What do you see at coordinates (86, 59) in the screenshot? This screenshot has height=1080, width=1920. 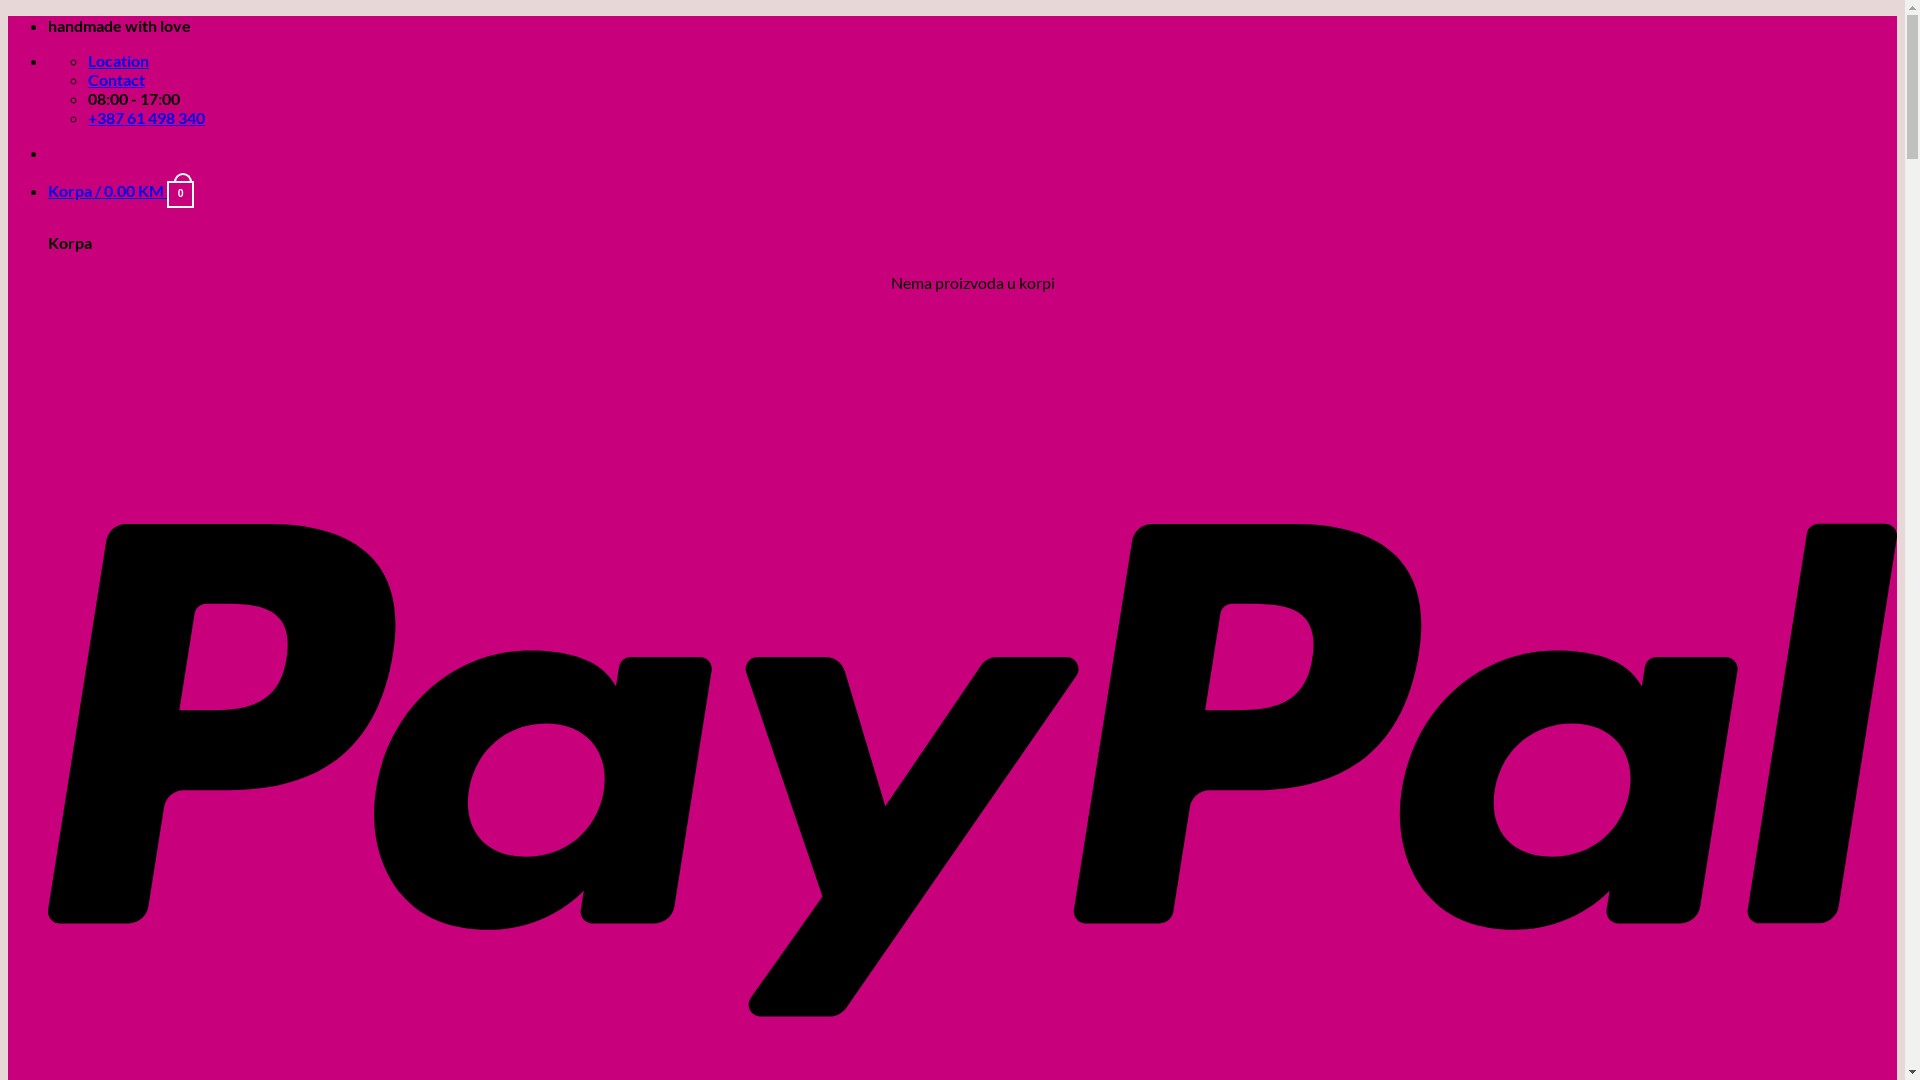 I see `'Location'` at bounding box center [86, 59].